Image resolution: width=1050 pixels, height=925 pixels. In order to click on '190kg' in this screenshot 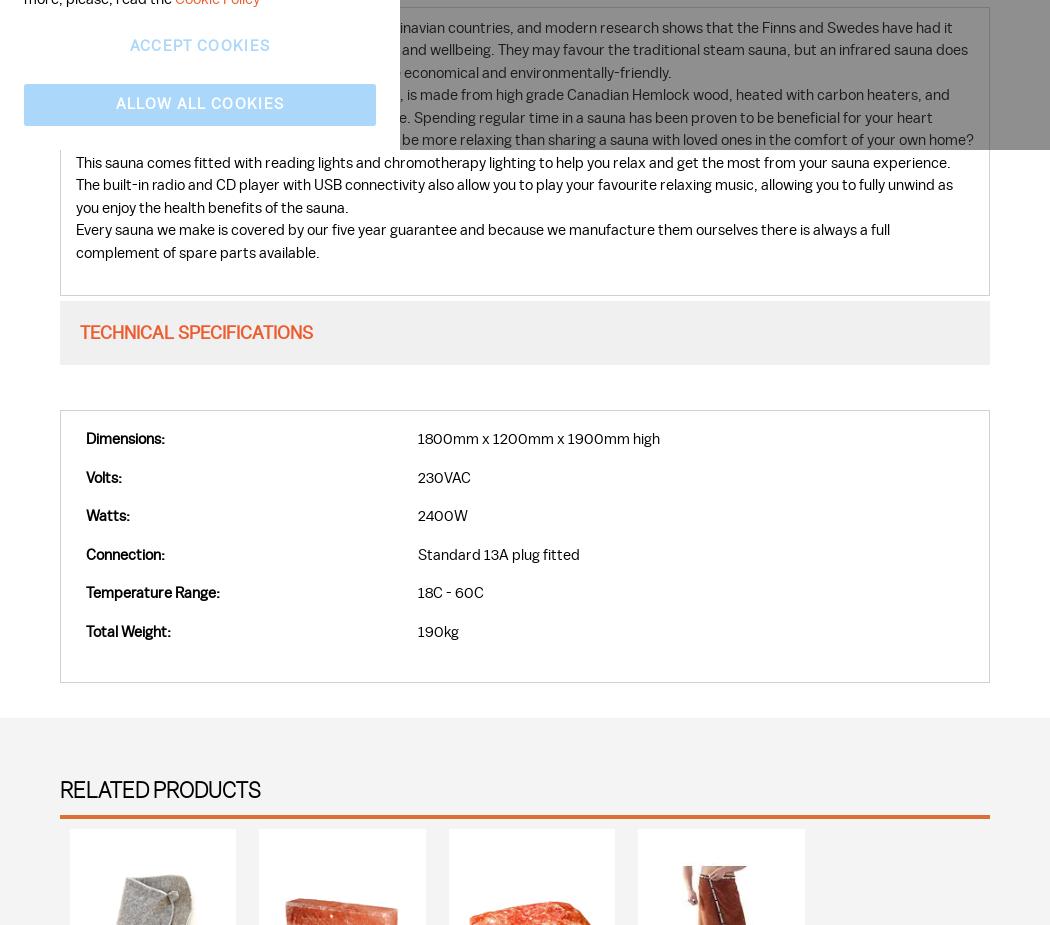, I will do `click(437, 631)`.